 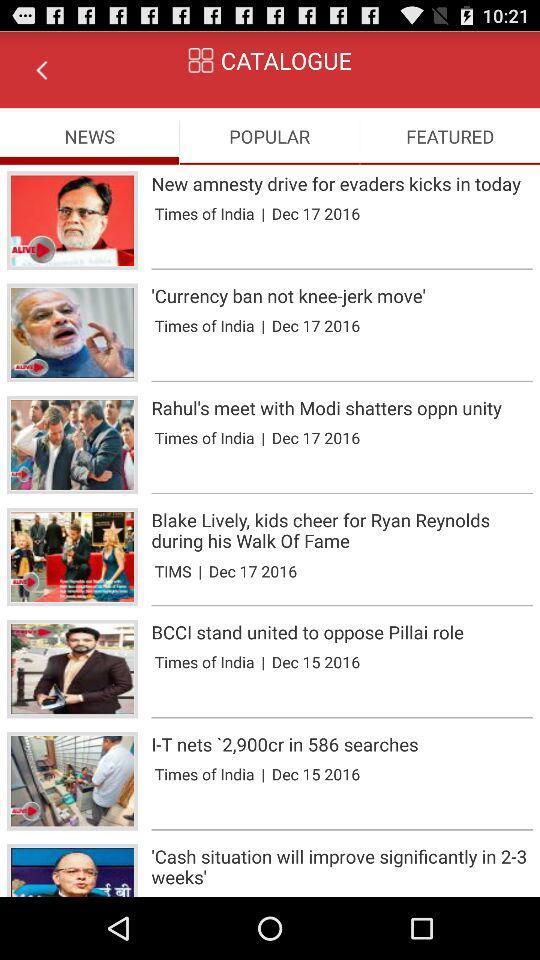 What do you see at coordinates (41, 69) in the screenshot?
I see `go back` at bounding box center [41, 69].